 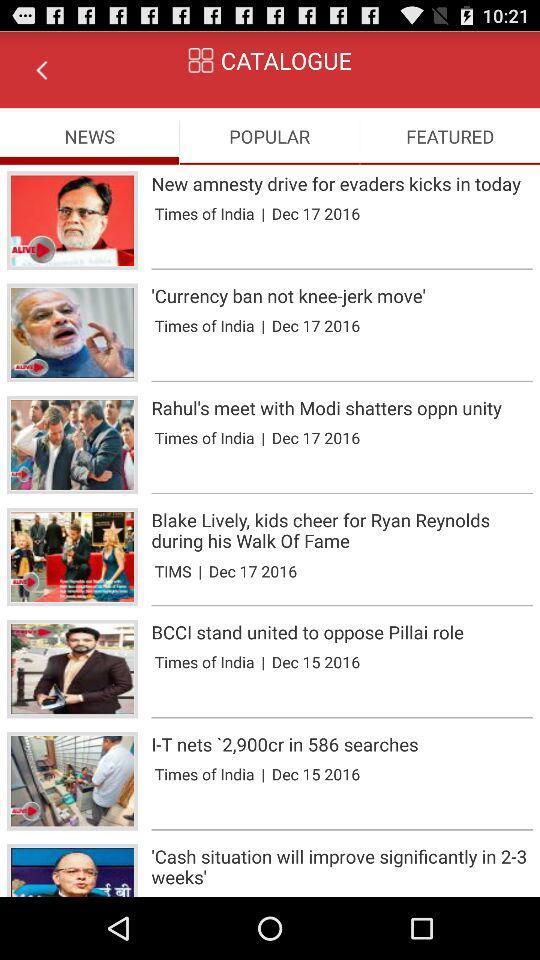 What do you see at coordinates (41, 69) in the screenshot?
I see `go back` at bounding box center [41, 69].